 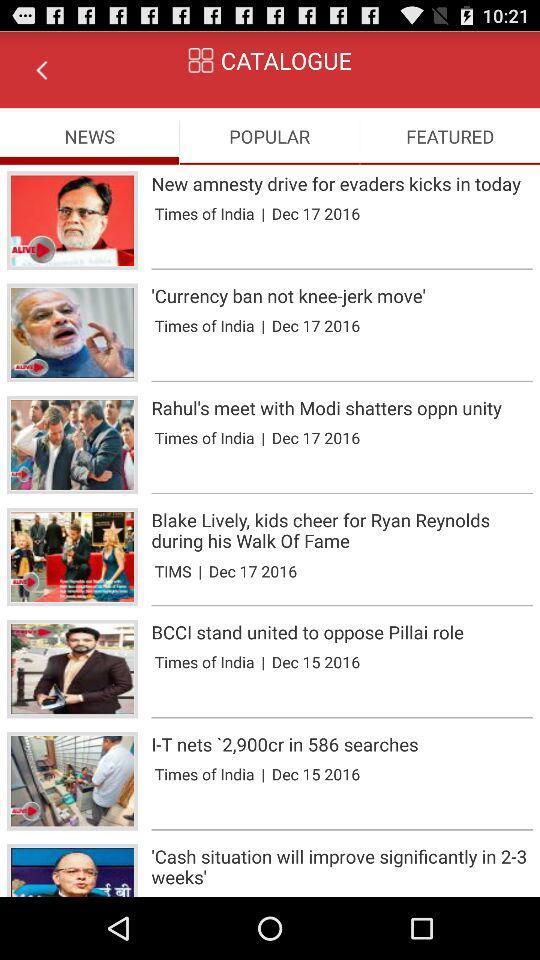 What do you see at coordinates (41, 69) in the screenshot?
I see `go back` at bounding box center [41, 69].